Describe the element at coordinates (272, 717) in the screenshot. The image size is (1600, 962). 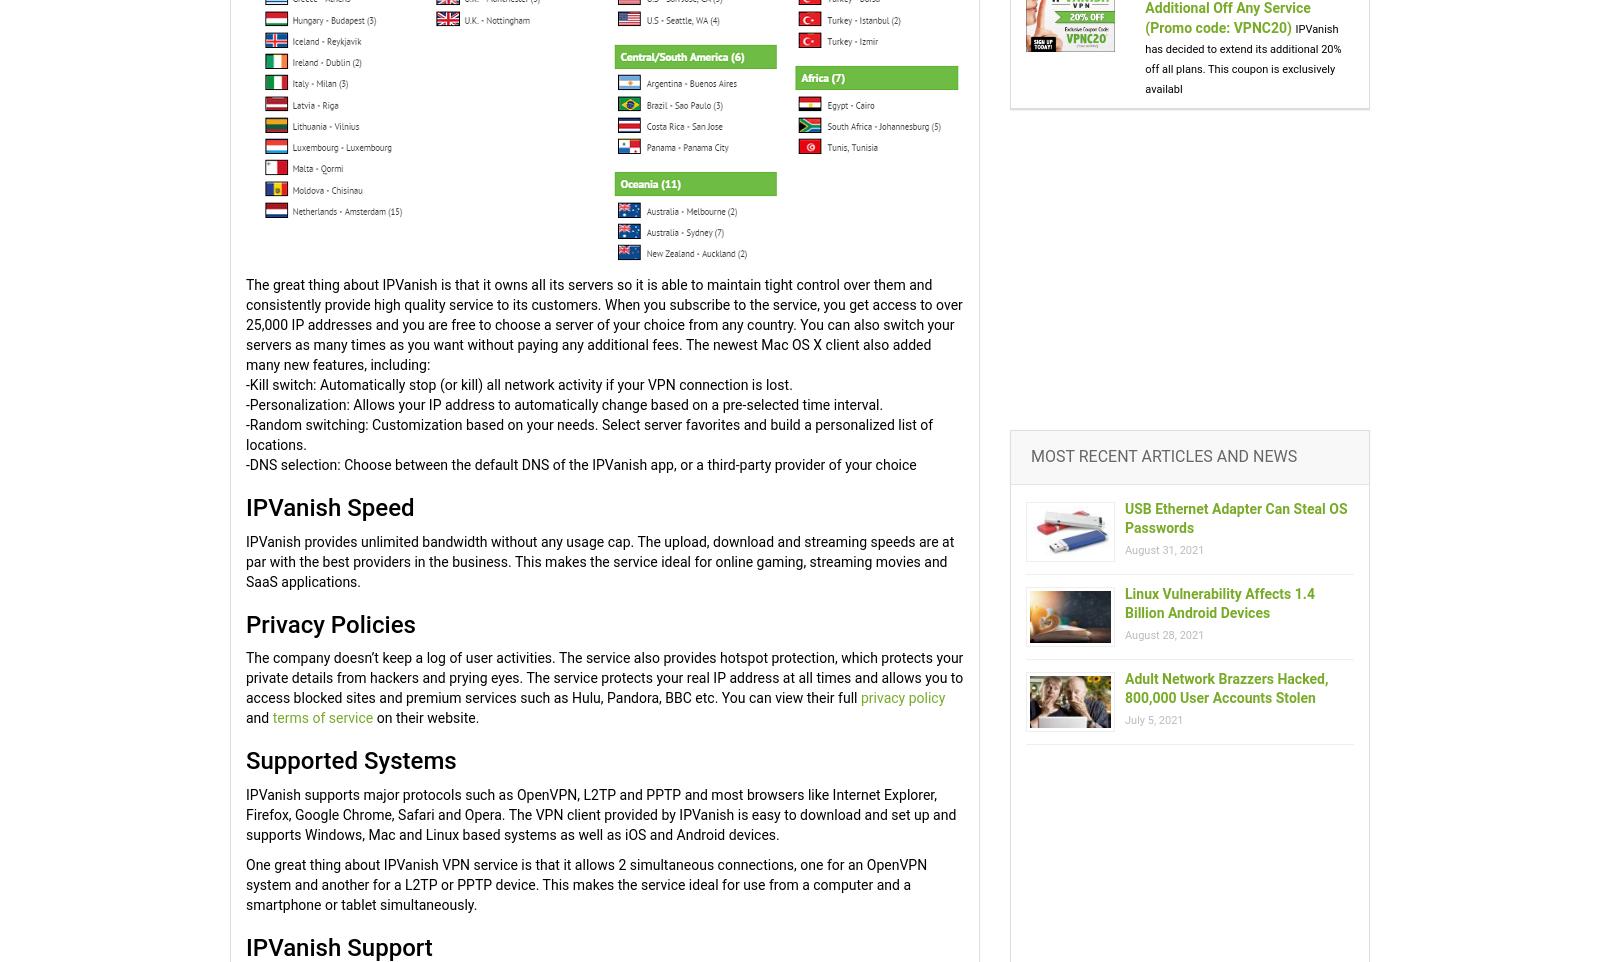
I see `'terms of service'` at that location.